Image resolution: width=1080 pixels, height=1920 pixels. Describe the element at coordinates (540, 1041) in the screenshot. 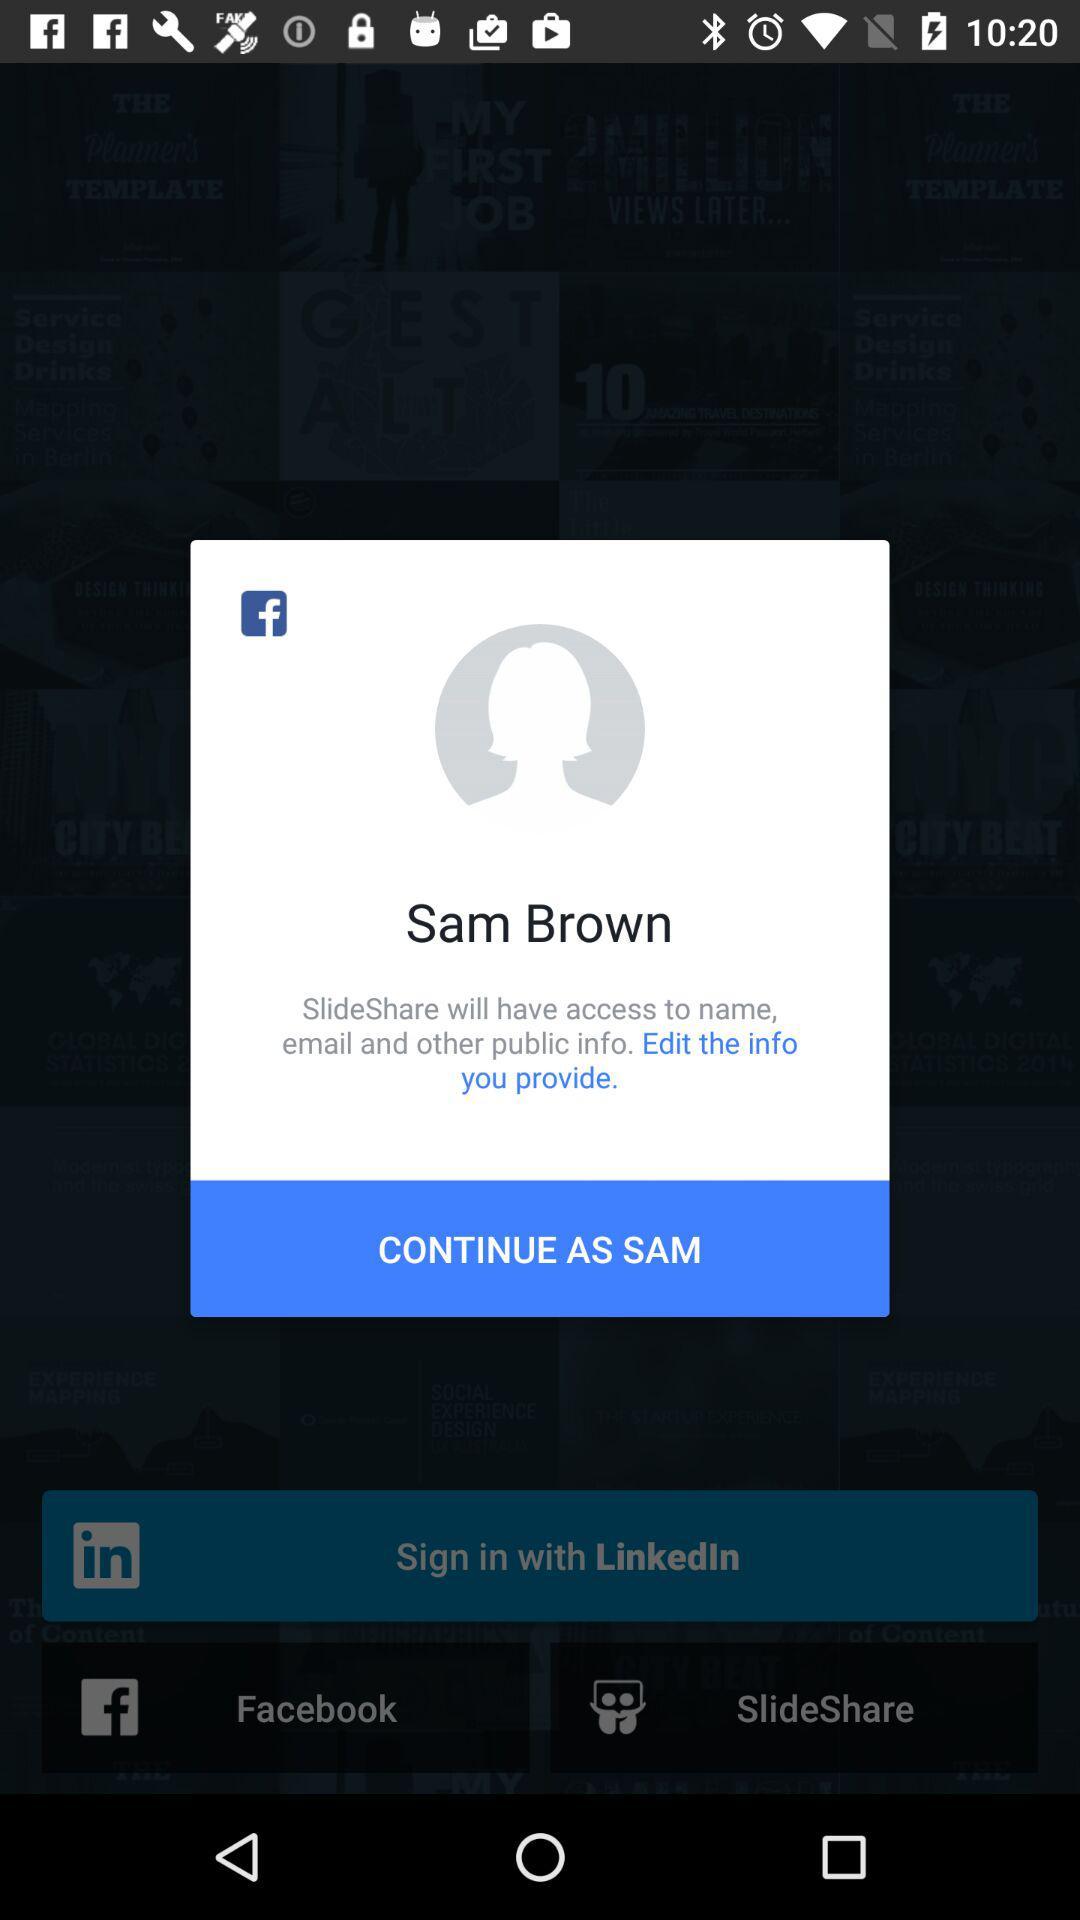

I see `icon below the sam brown item` at that location.